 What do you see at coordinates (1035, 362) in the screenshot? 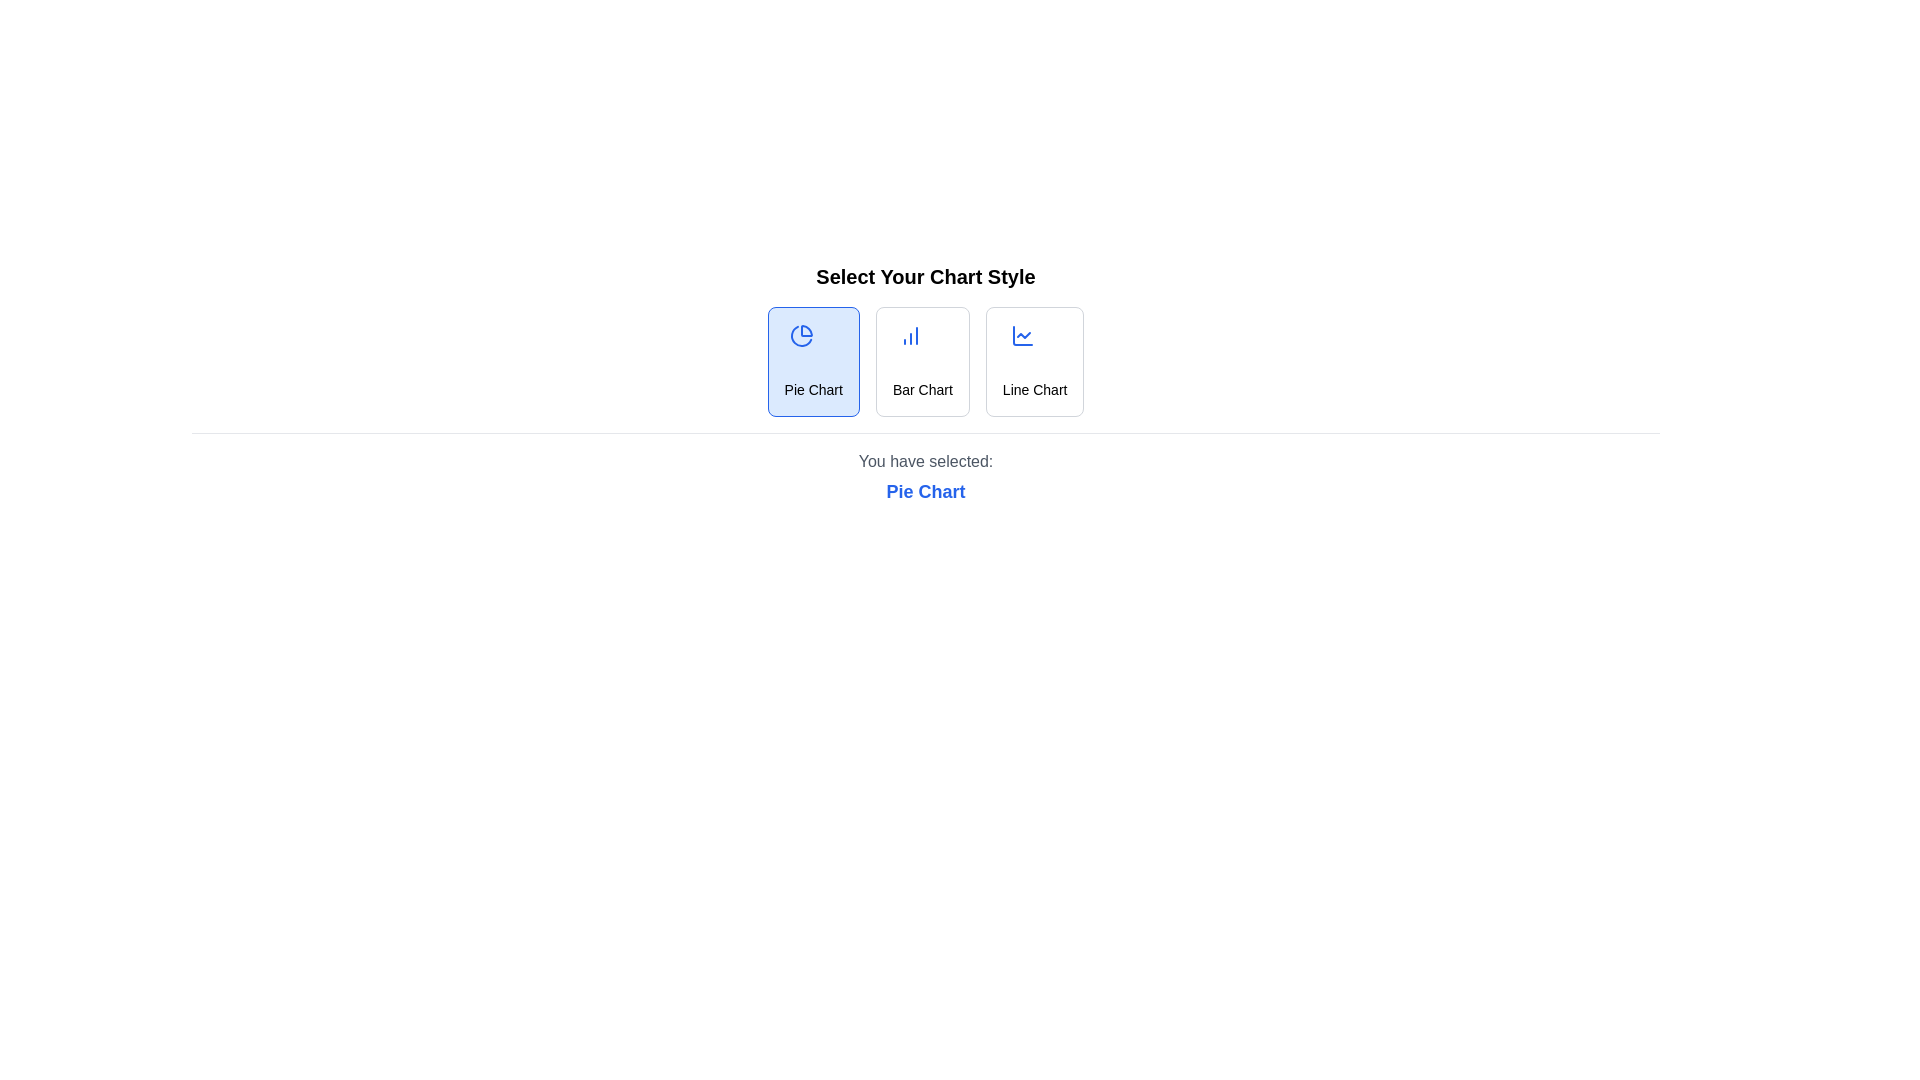
I see `the third button in the horizontal row, which selects the line chart style and updates the interface accordingly` at bounding box center [1035, 362].